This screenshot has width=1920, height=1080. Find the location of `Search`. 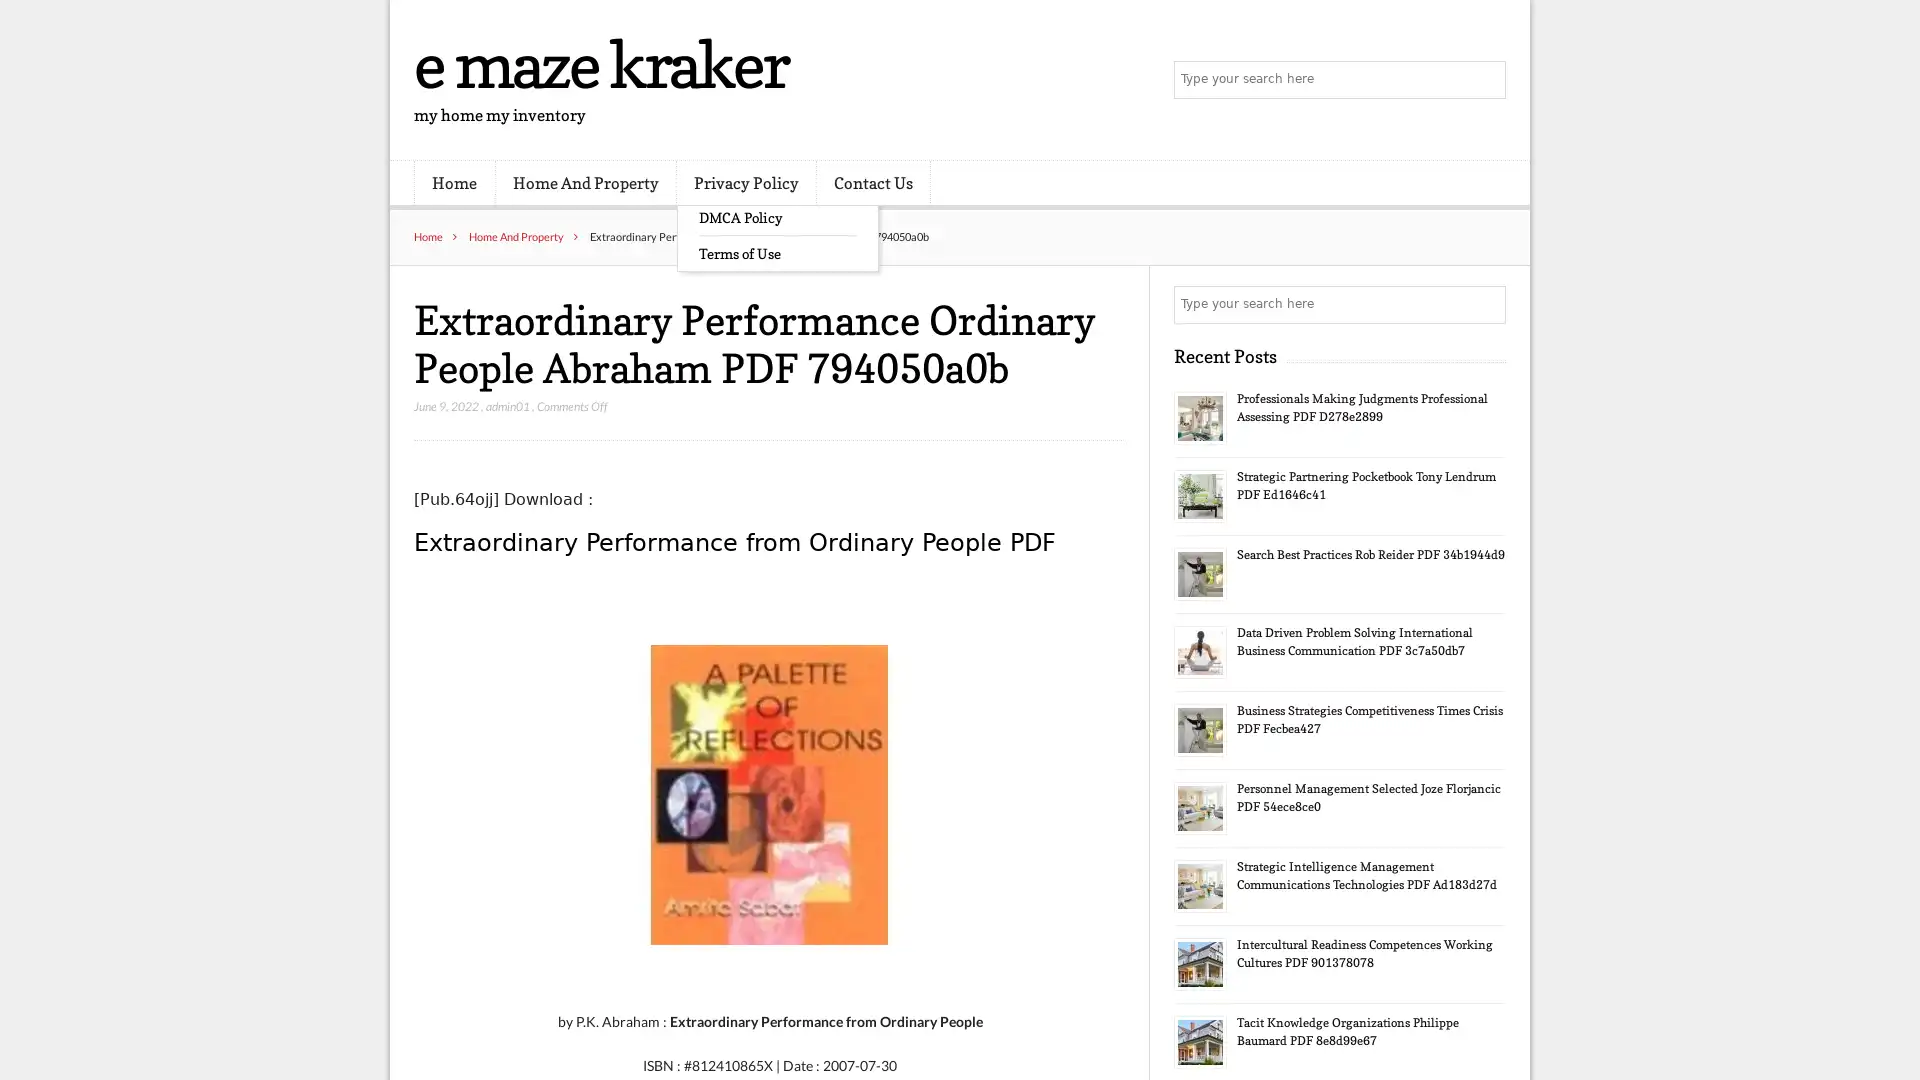

Search is located at coordinates (1485, 80).